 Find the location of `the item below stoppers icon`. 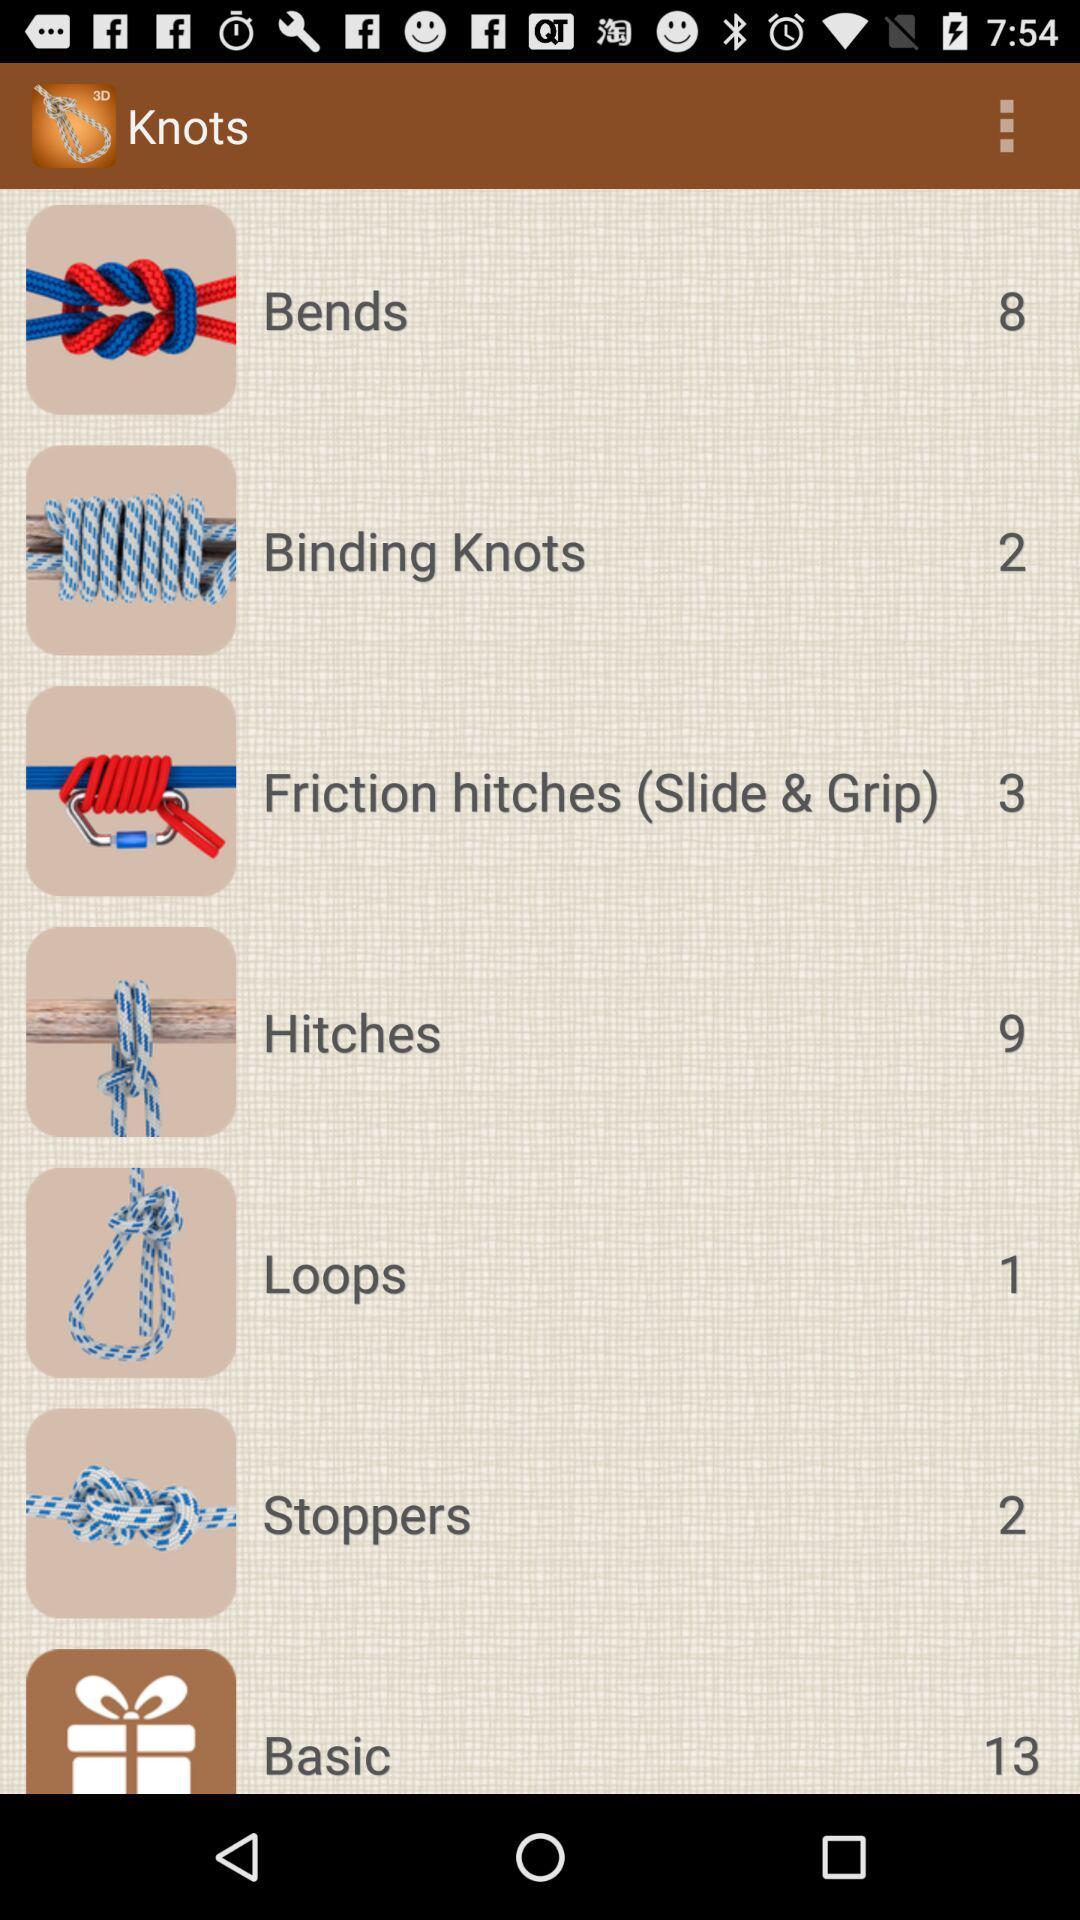

the item below stoppers icon is located at coordinates (1011, 1720).